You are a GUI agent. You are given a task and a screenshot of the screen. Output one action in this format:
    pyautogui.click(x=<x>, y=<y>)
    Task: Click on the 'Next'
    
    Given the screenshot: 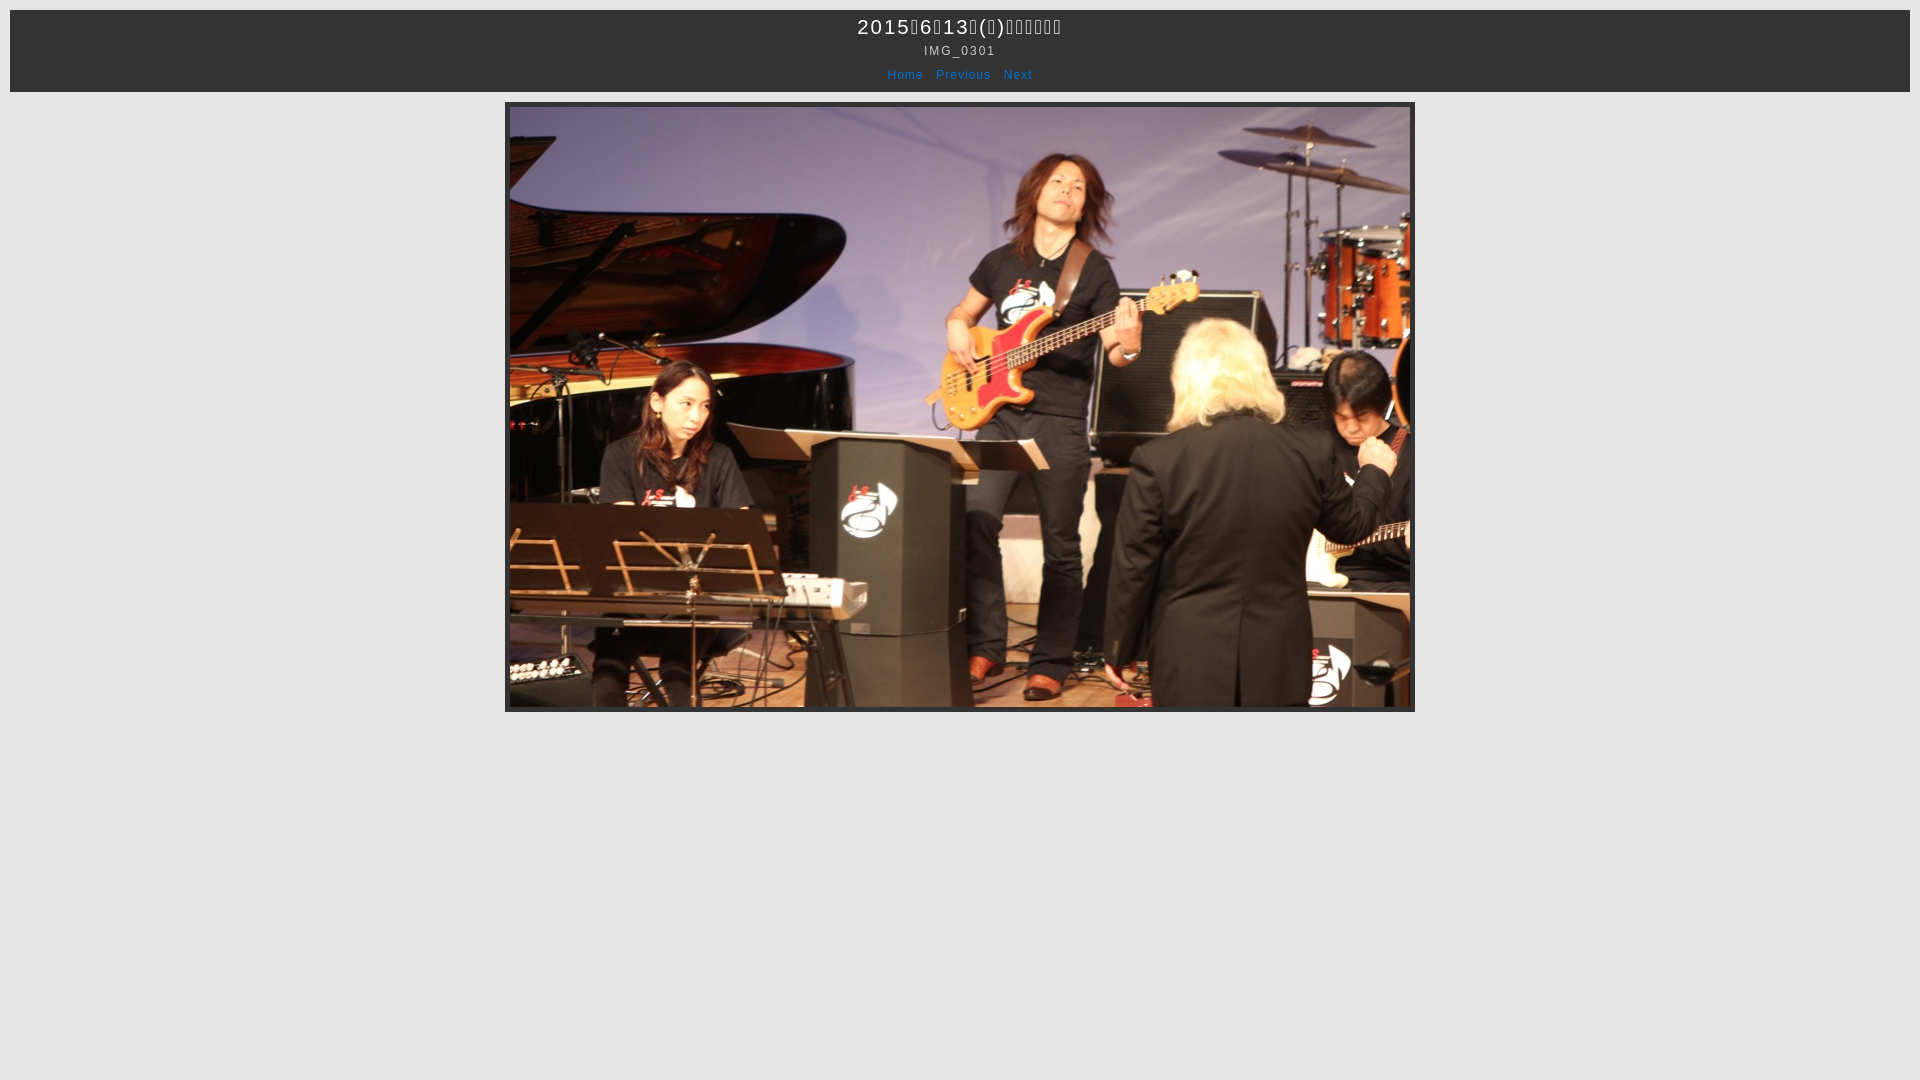 What is the action you would take?
    pyautogui.click(x=1003, y=73)
    